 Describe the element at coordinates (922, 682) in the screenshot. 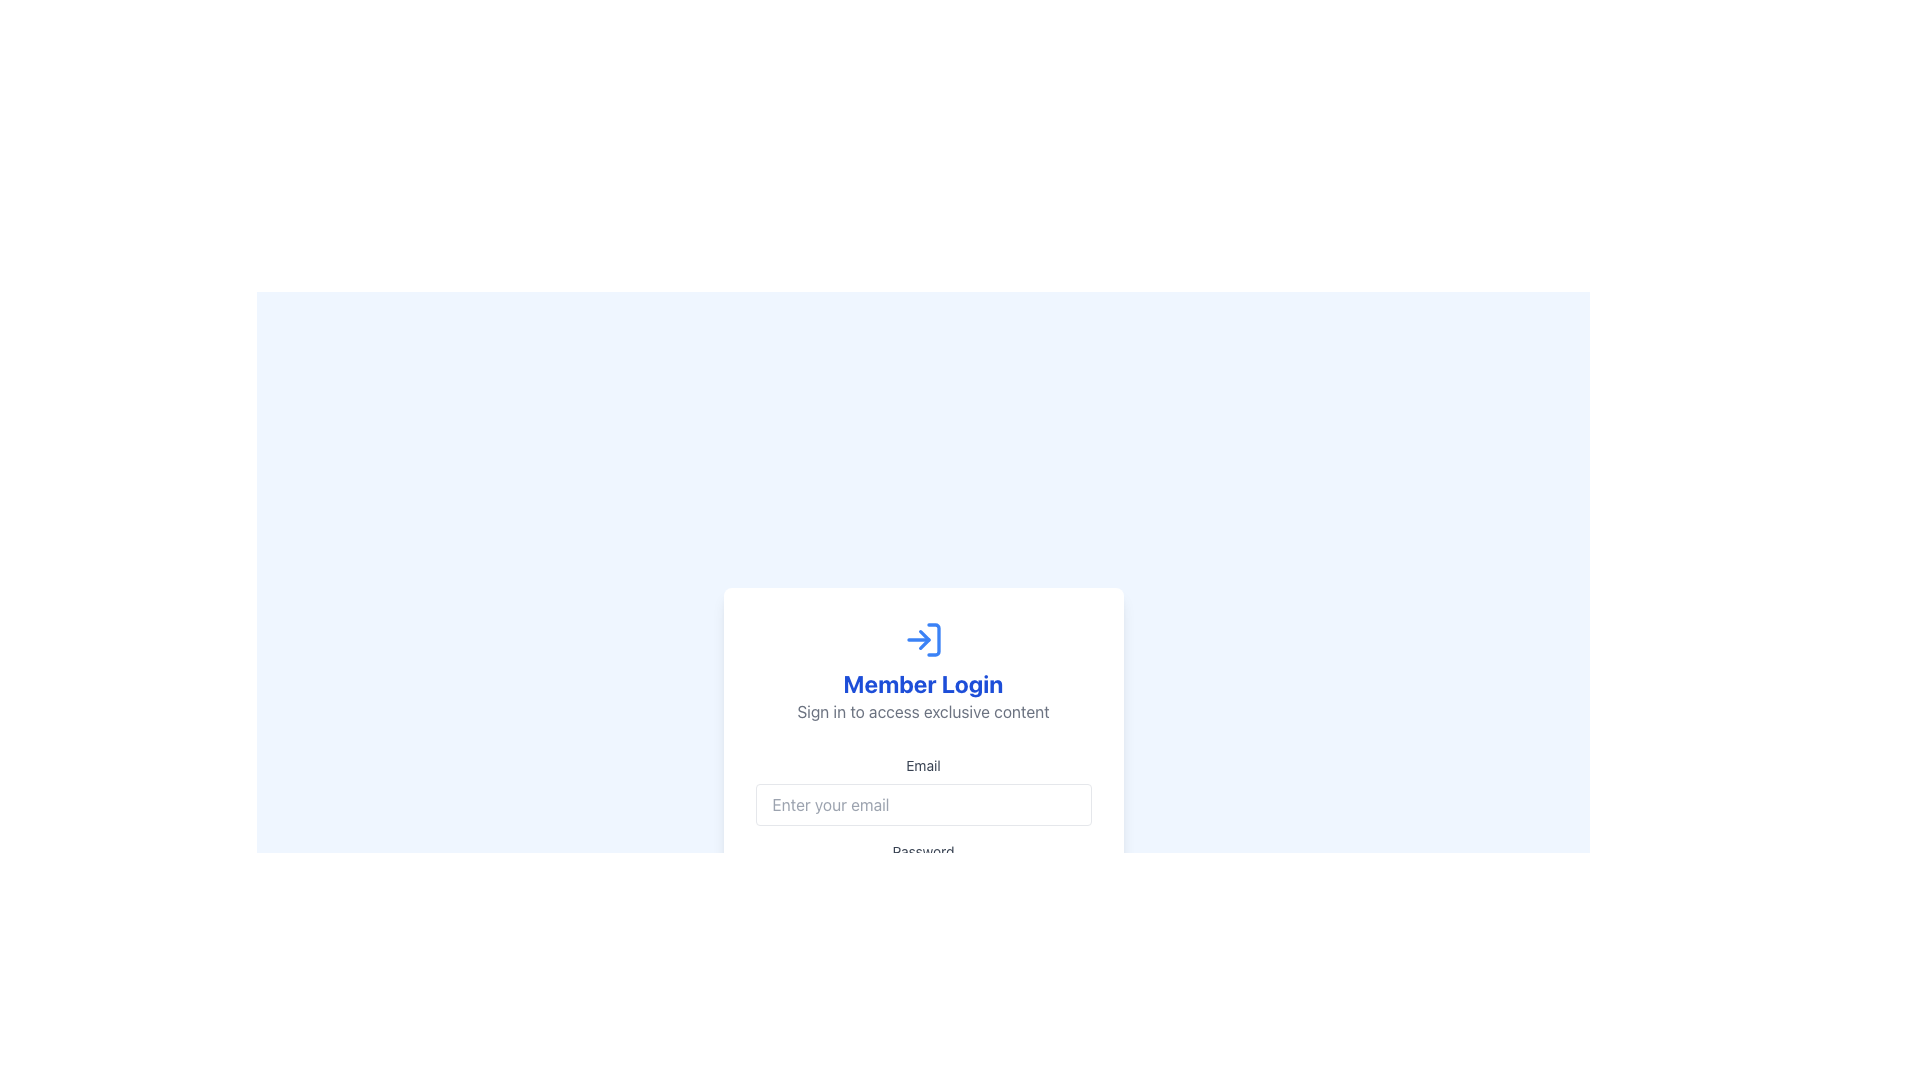

I see `the bold 'Member Login' text label located at the center of the login form interface, which is styled in blue and positioned below a login icon` at that location.